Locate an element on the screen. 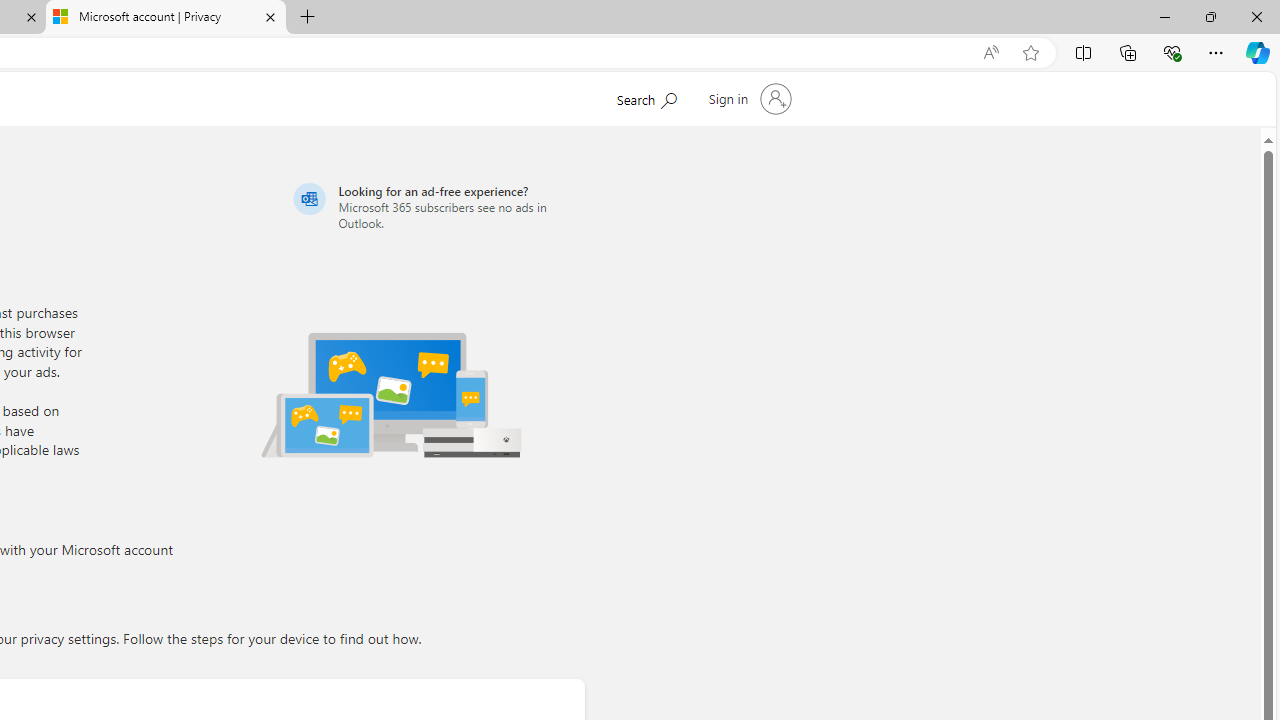  'Looking for an ad-free experience?' is located at coordinates (435, 206).